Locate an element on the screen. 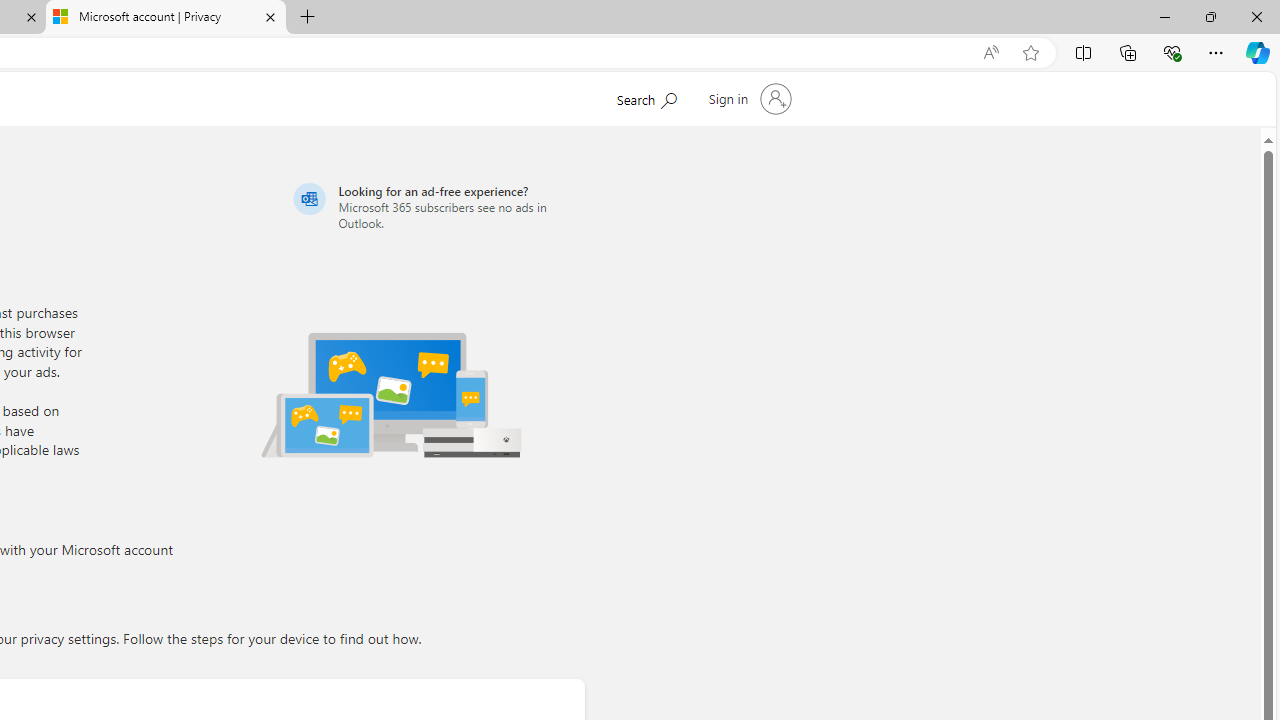  'Looking for an ad-free experience?' is located at coordinates (435, 206).